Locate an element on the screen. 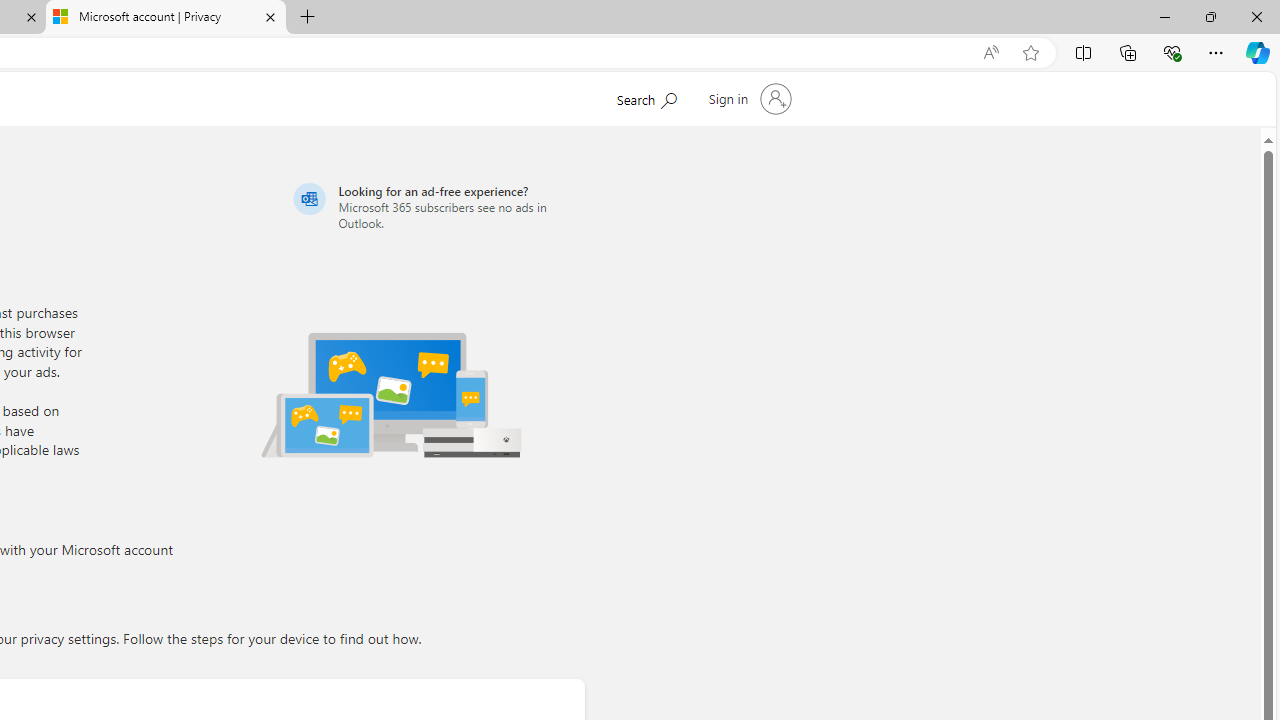  'Looking for an ad-free experience?' is located at coordinates (435, 206).